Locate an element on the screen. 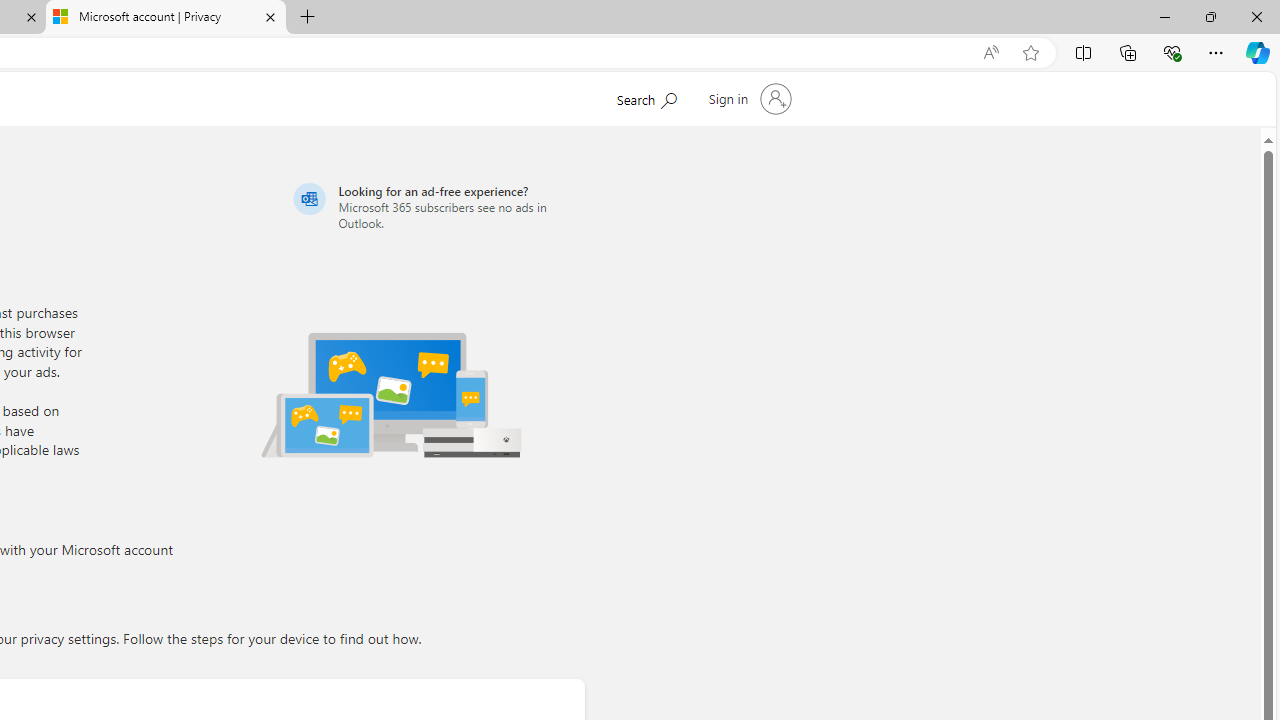  'Looking for an ad-free experience?' is located at coordinates (435, 206).